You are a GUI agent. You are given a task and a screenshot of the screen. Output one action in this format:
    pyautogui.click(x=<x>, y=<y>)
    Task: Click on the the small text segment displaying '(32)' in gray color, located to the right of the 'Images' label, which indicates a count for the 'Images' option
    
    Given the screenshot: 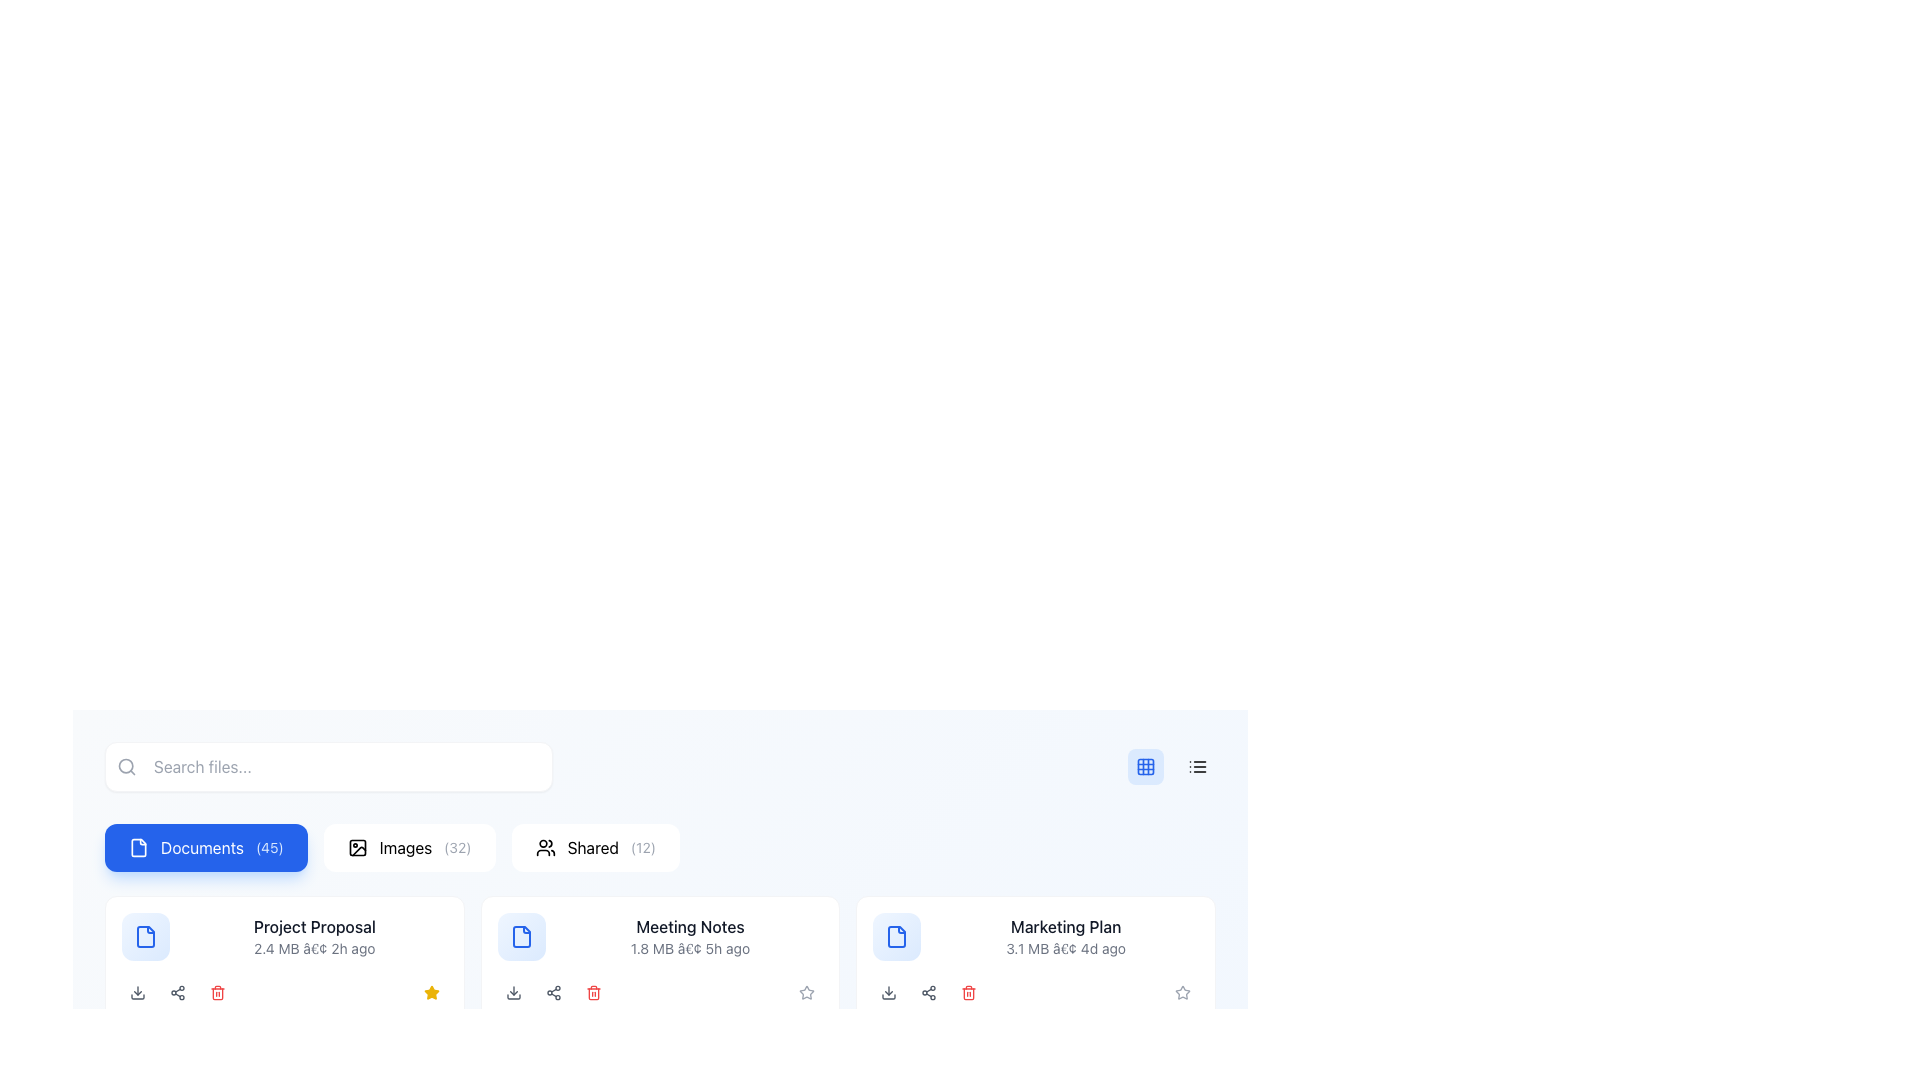 What is the action you would take?
    pyautogui.click(x=456, y=848)
    